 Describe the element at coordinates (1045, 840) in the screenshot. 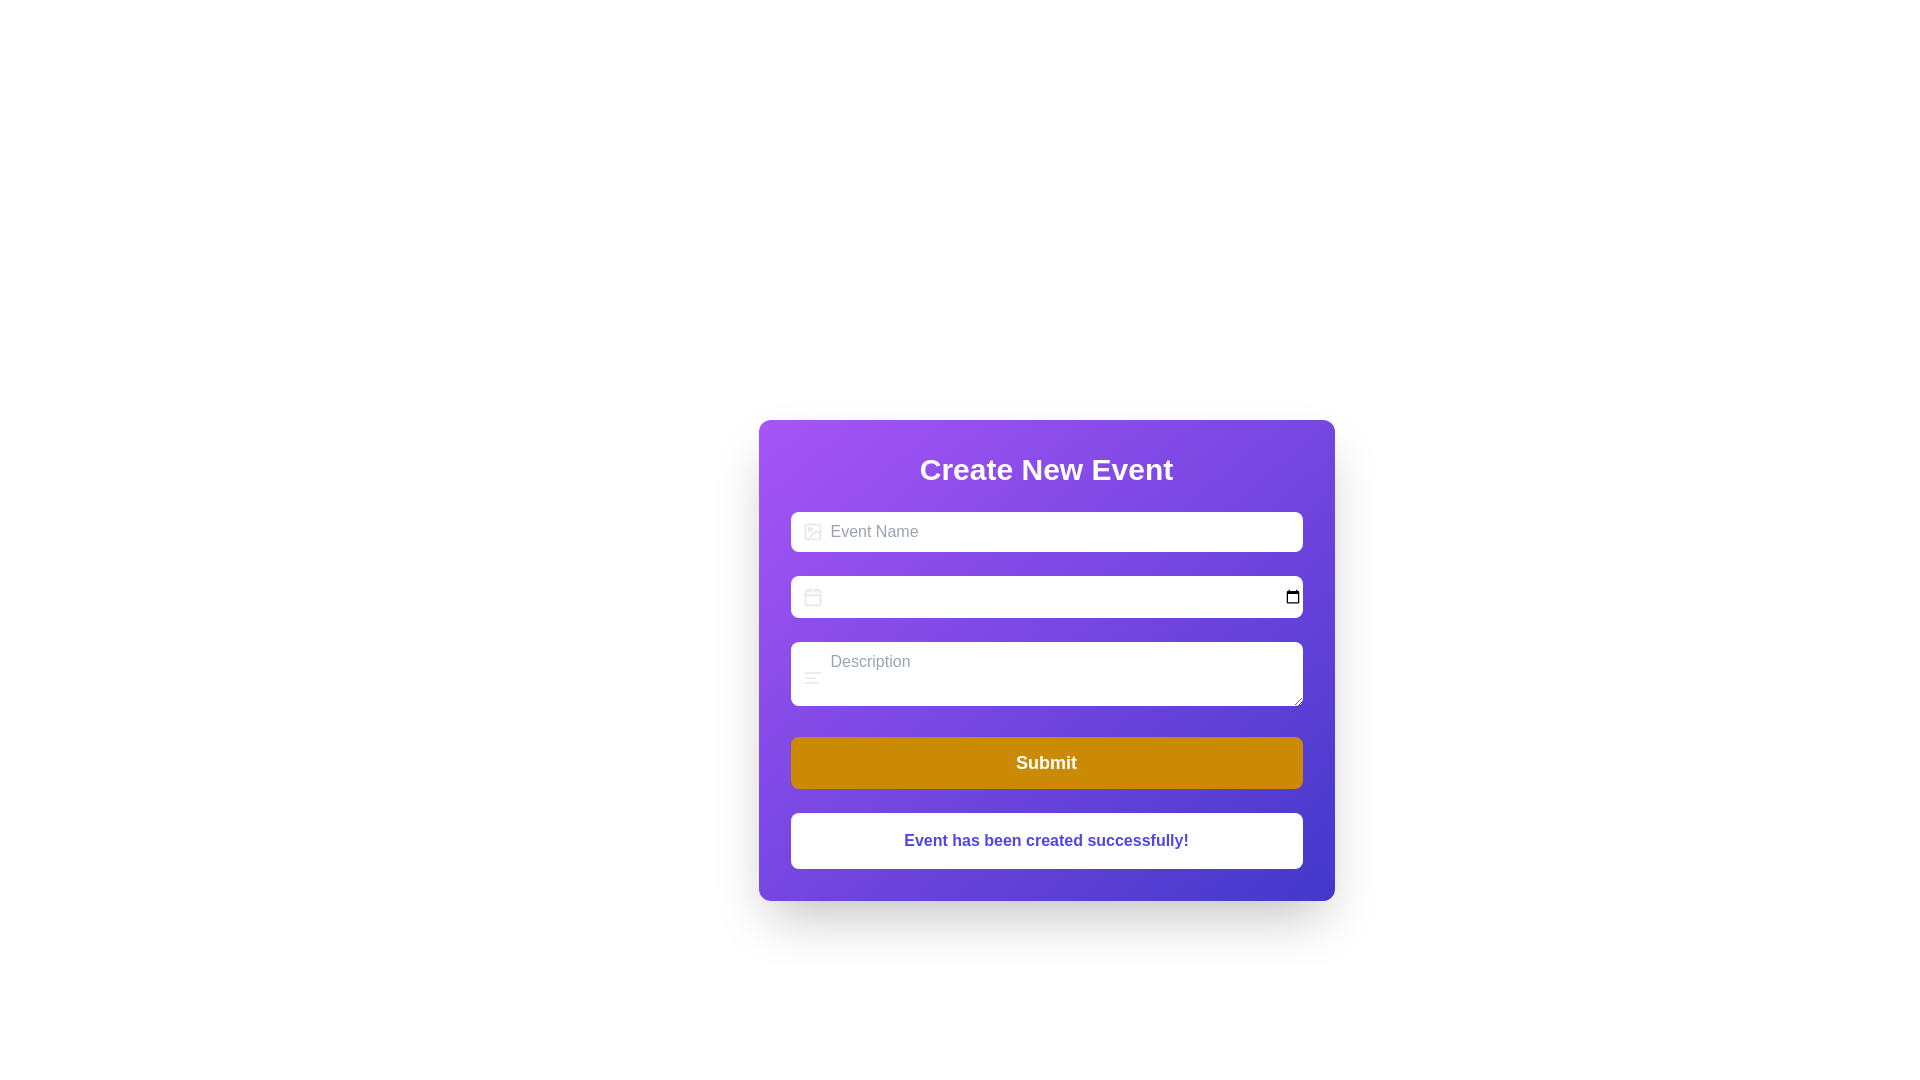

I see `the Status Message element located directly beneath the orange 'Submit' button, which displays confirmation feedback to the user` at that location.